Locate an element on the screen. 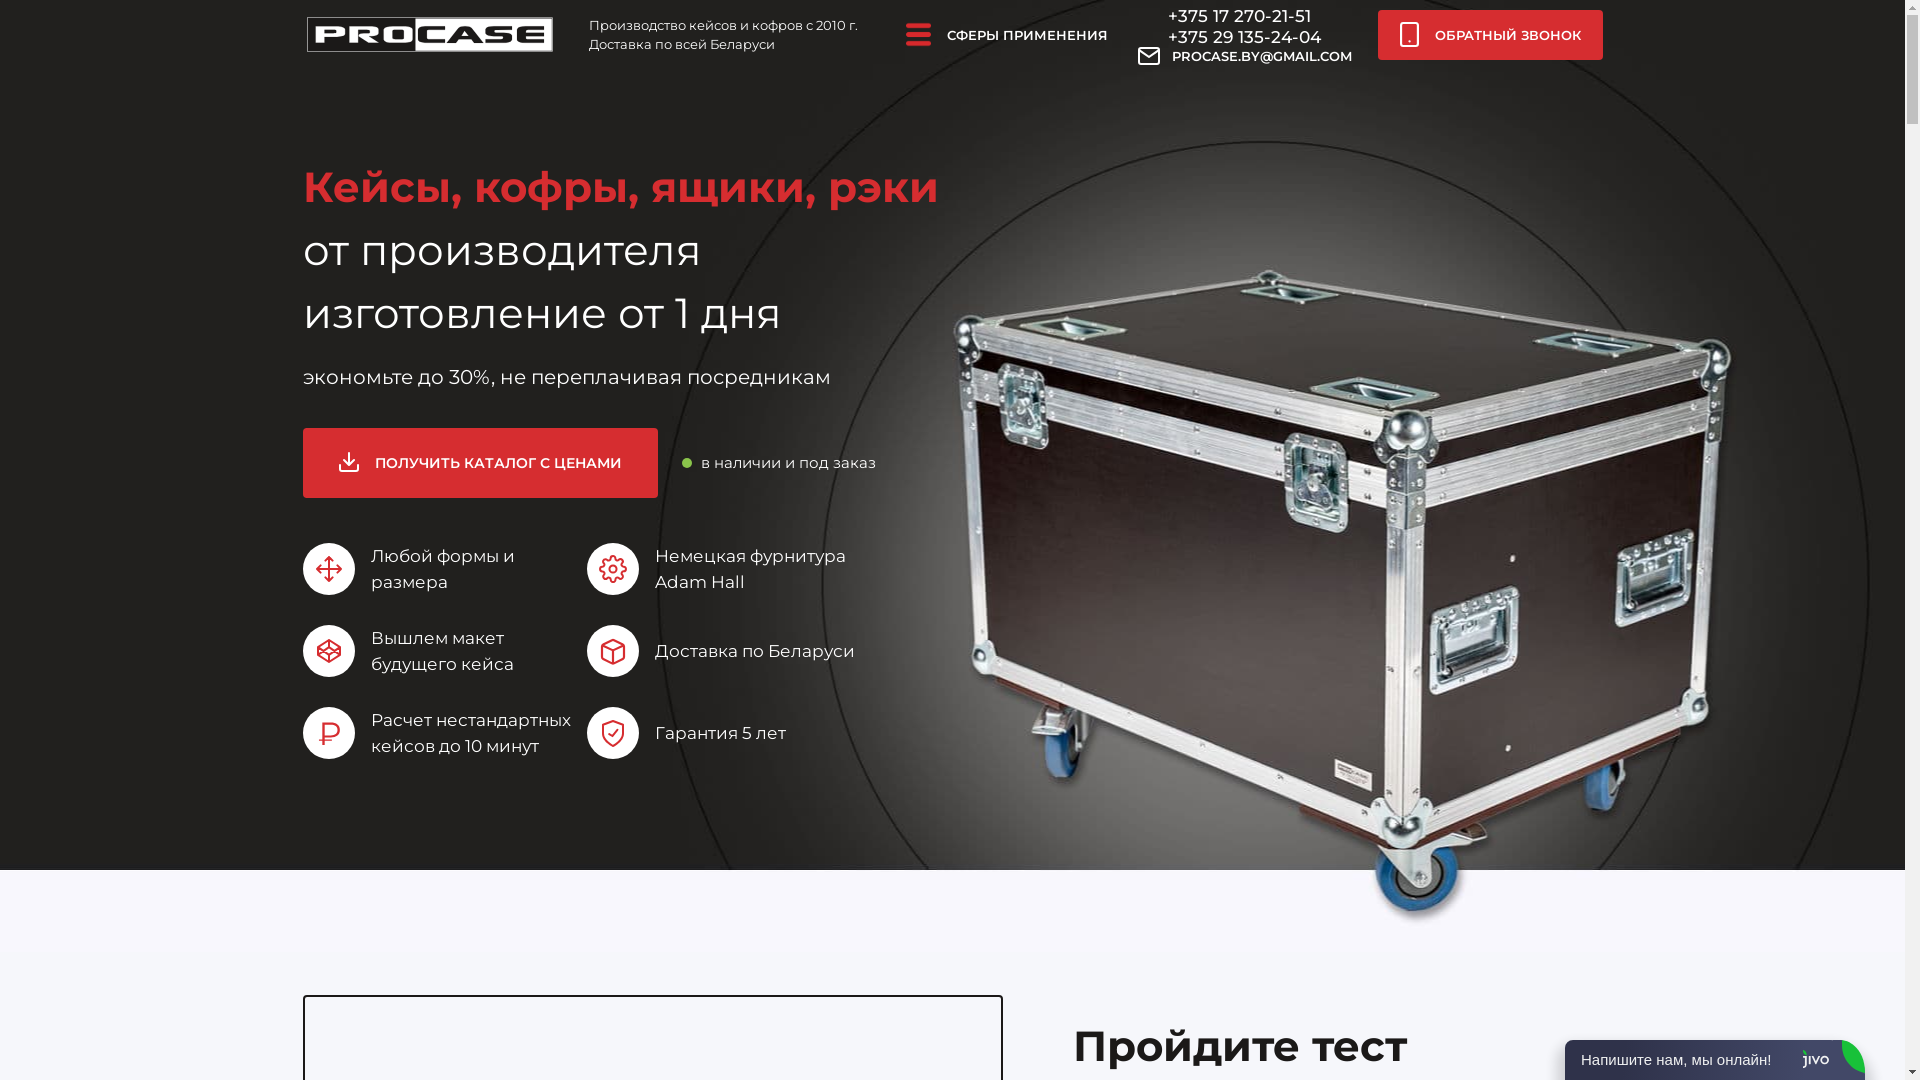 Image resolution: width=1920 pixels, height=1080 pixels. 'PROCASE.BY@GMAIL.COM' is located at coordinates (1243, 55).